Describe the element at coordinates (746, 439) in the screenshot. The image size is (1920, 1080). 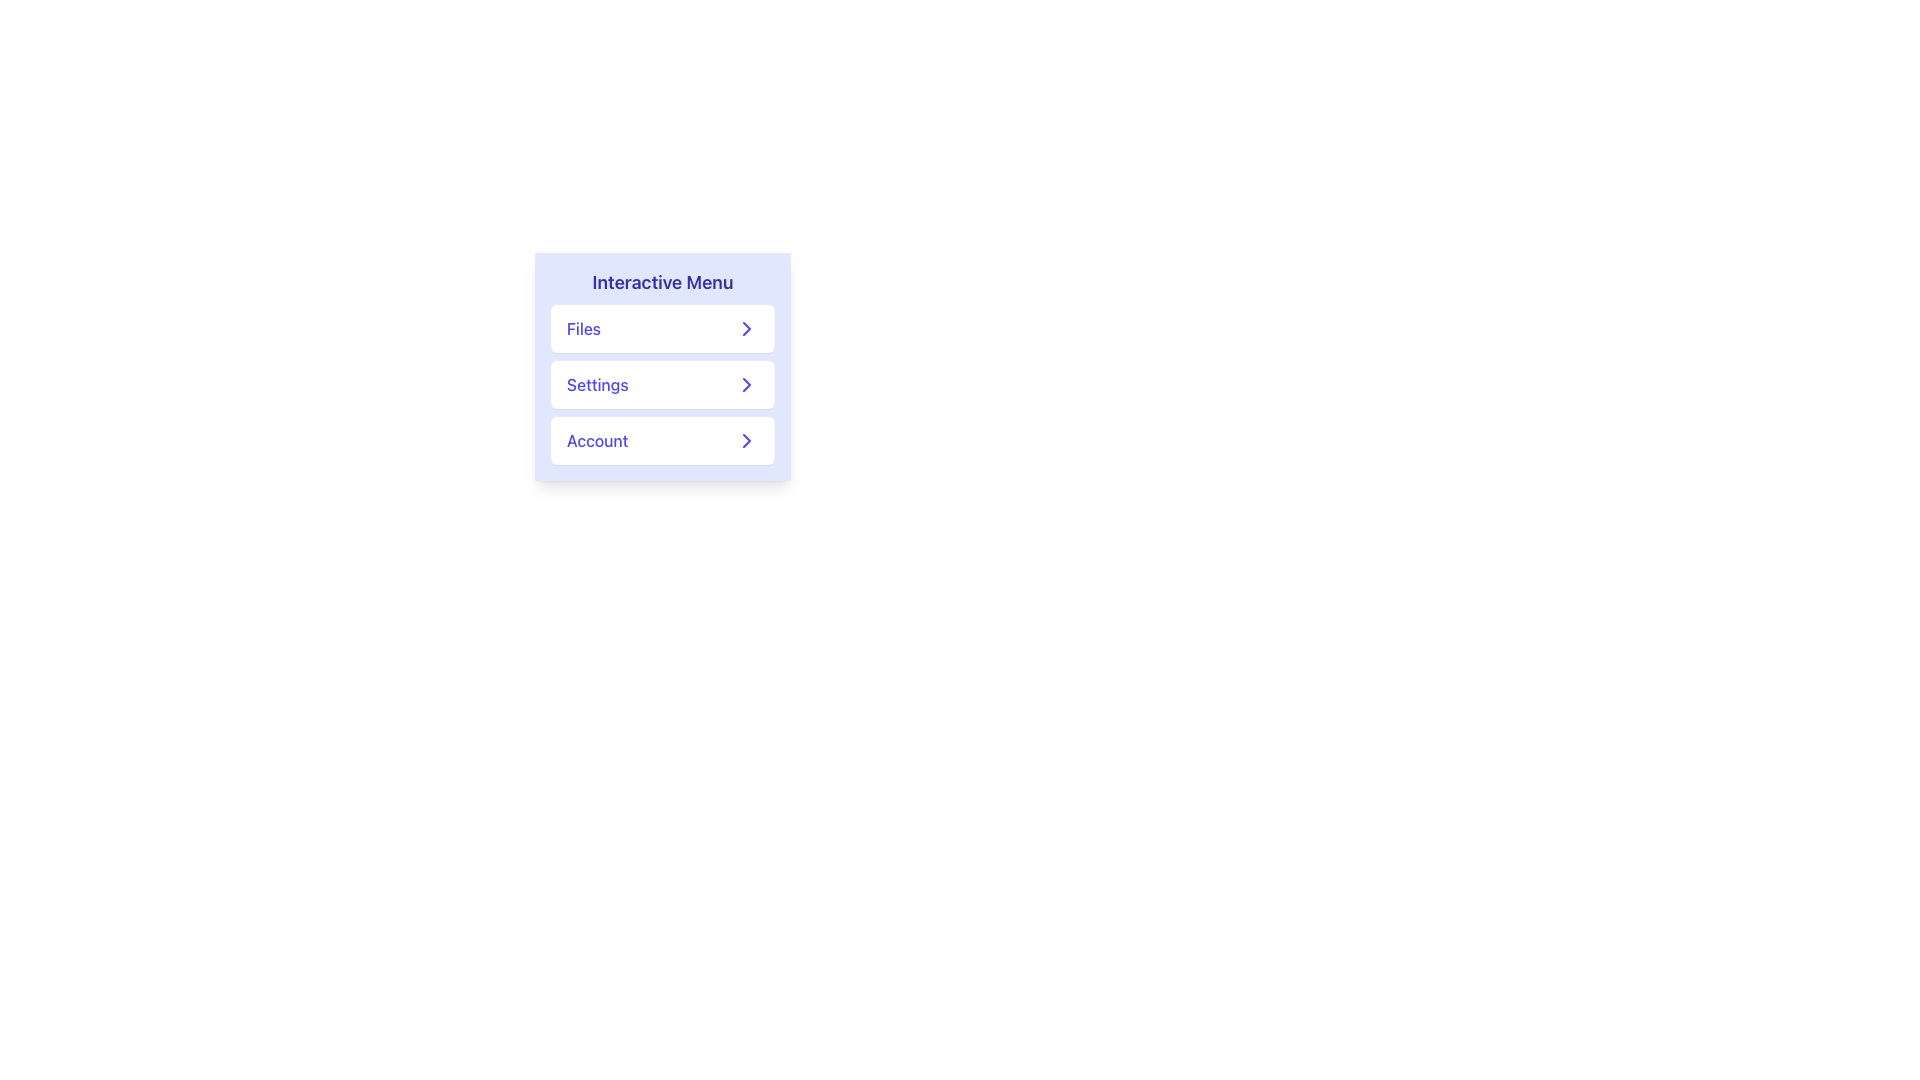
I see `the chevron icon located on the far-right side of the 'Account' button` at that location.